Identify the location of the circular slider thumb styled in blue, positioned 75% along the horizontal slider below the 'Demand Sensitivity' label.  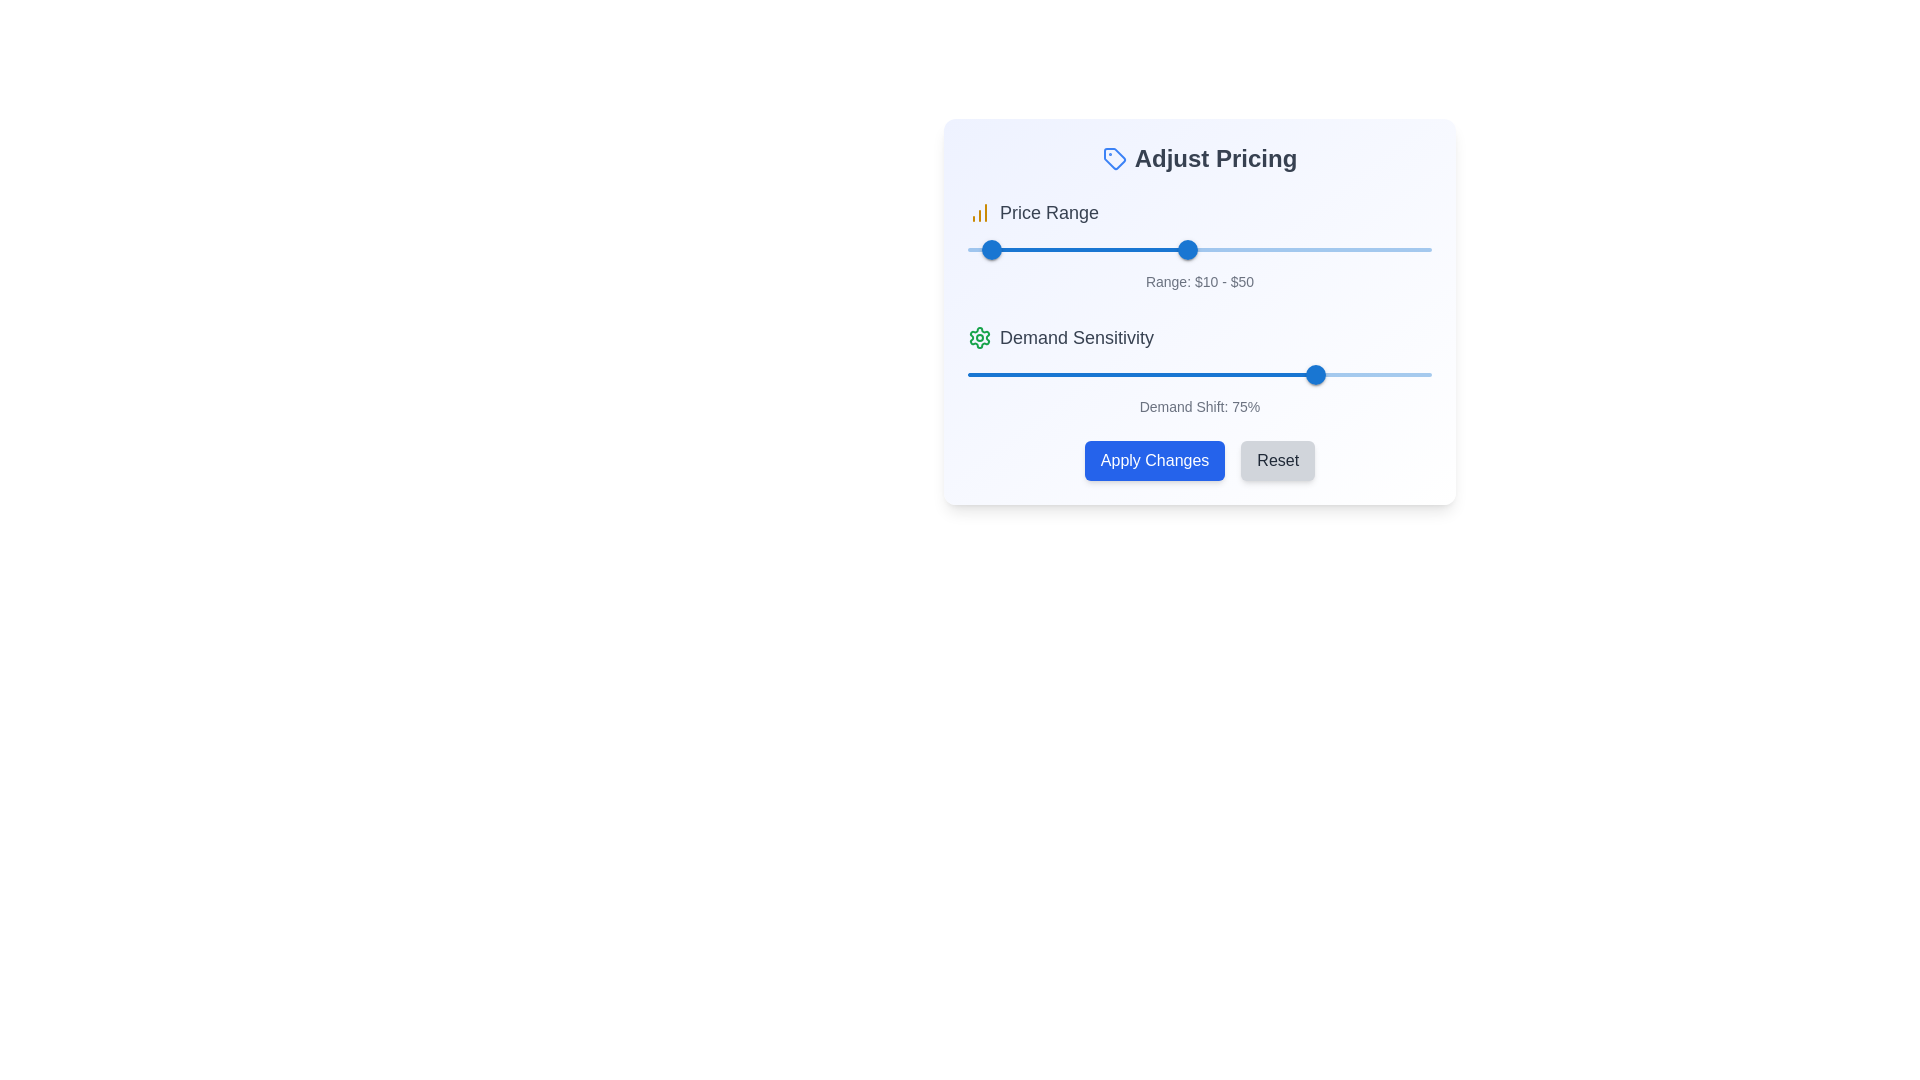
(1315, 374).